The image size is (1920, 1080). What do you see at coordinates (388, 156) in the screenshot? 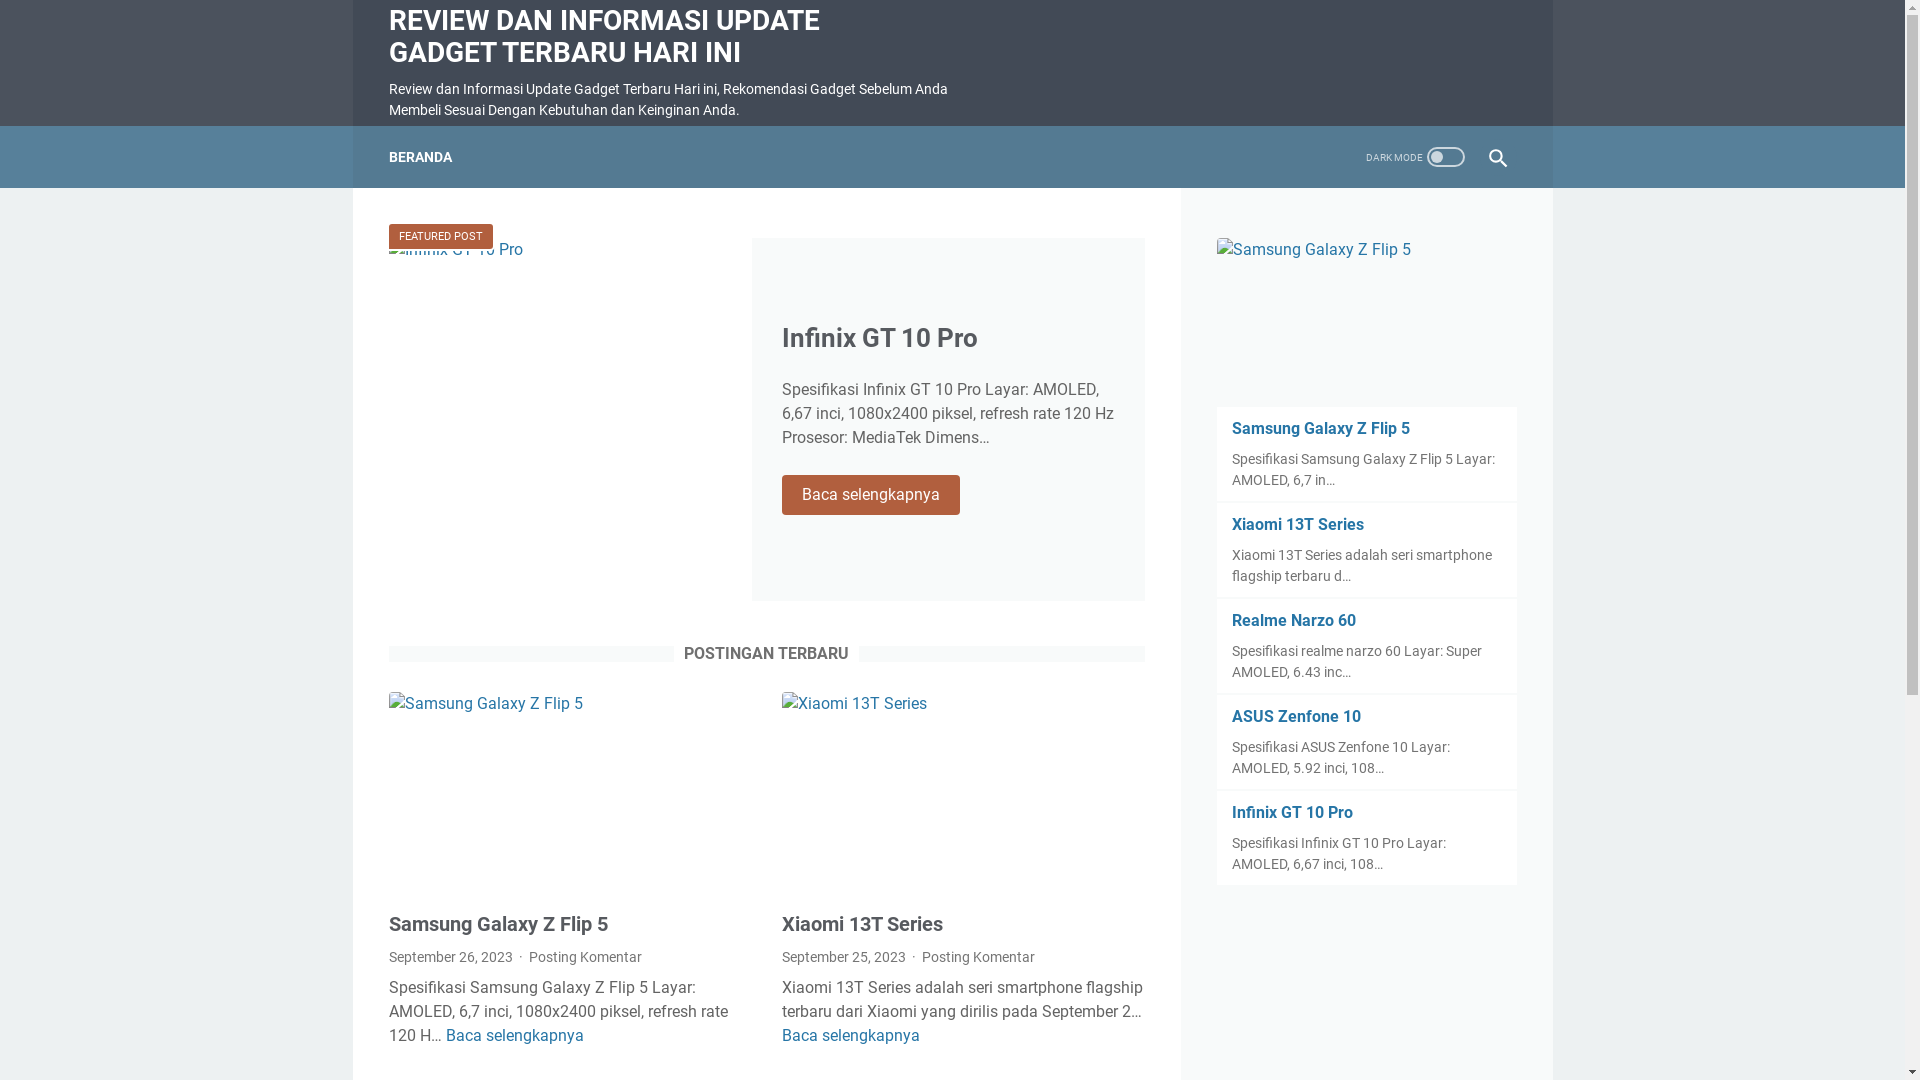
I see `'BERANDA'` at bounding box center [388, 156].